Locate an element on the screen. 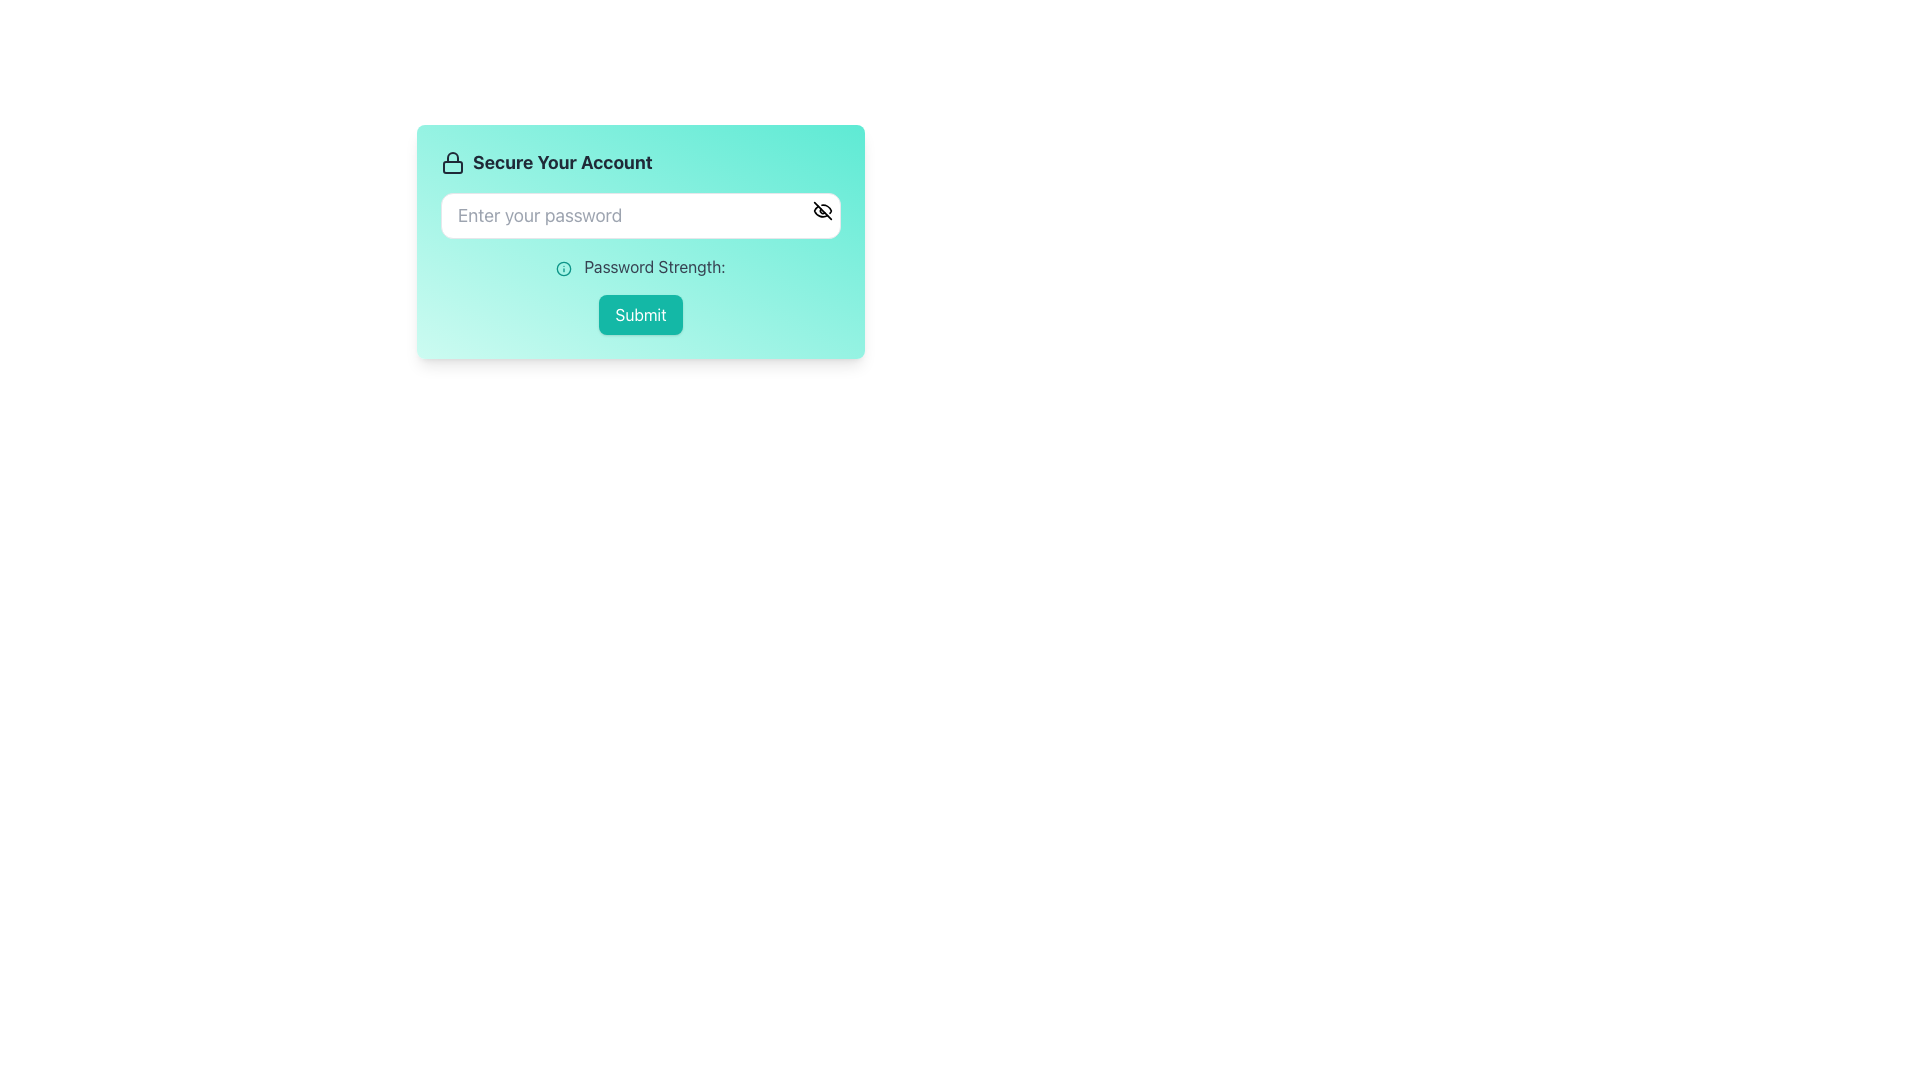 This screenshot has height=1080, width=1920. the rectangular main body of the padlock icon located below the lock shackle next to the text 'Secure Your Account' is located at coordinates (451, 166).